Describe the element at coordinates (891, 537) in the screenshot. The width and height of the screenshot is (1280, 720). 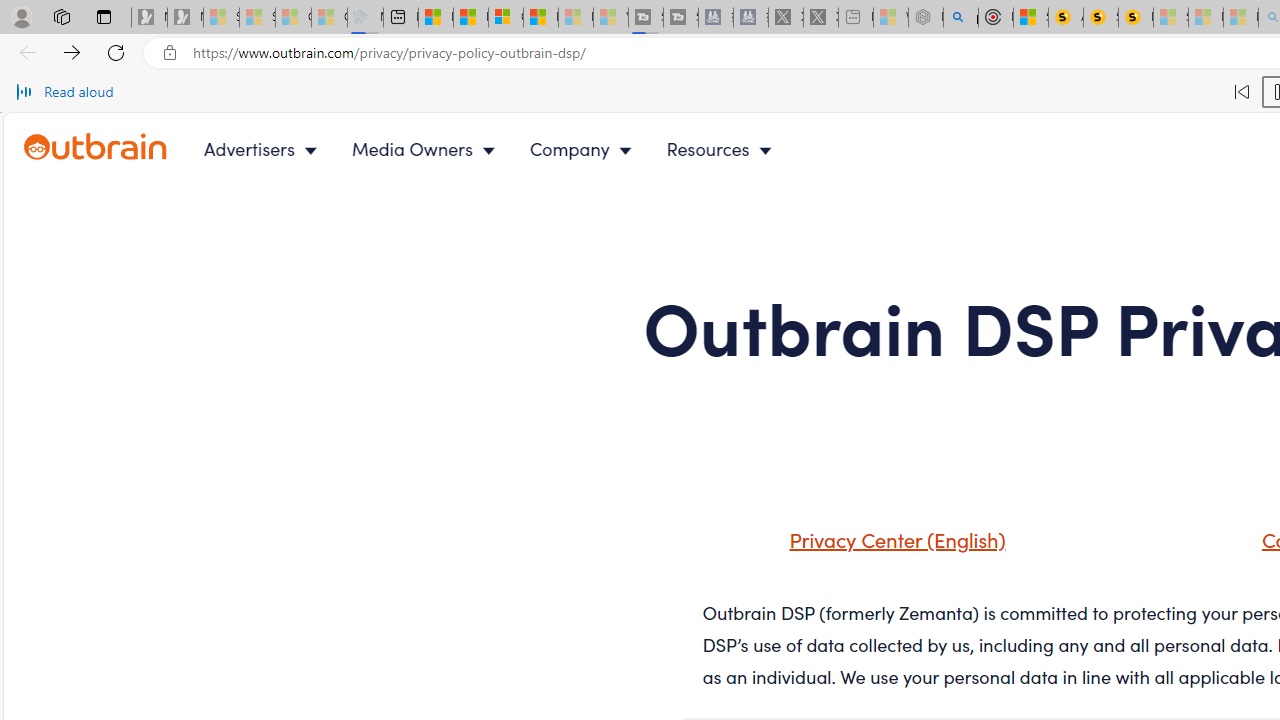
I see `'Privacy Center (English)'` at that location.